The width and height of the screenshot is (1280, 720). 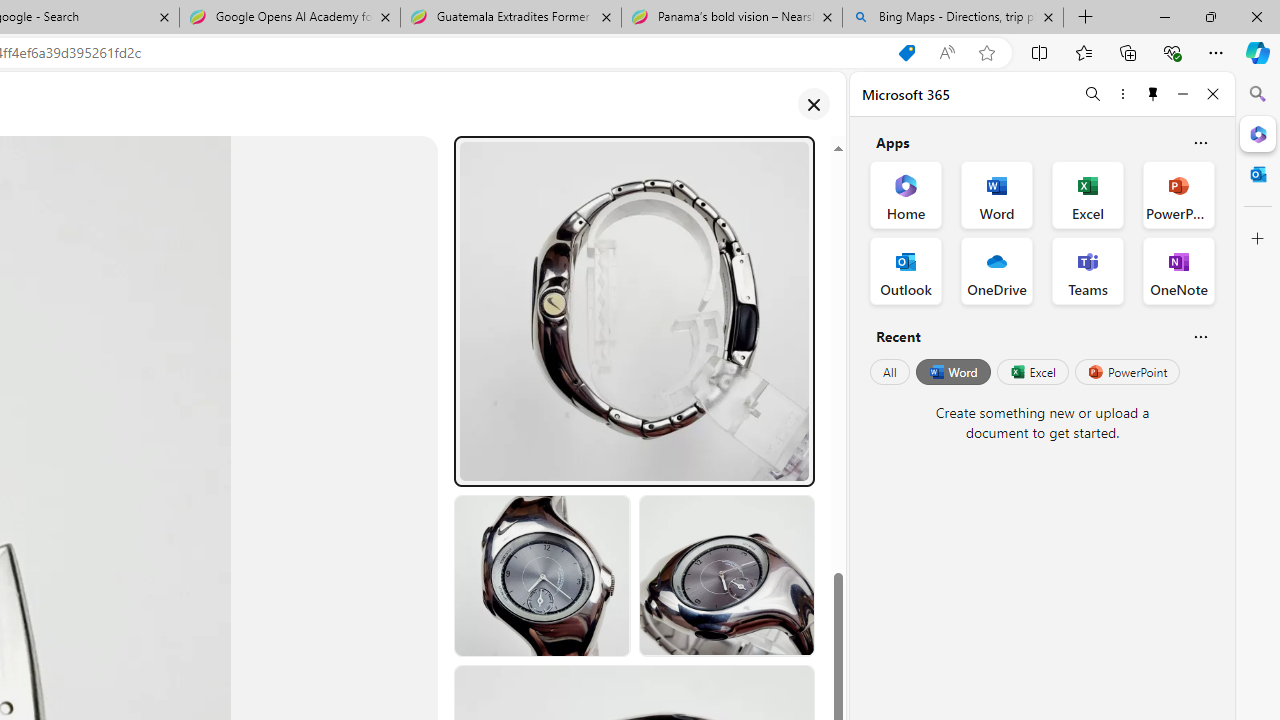 I want to click on 'PowerPoint', so click(x=1127, y=372).